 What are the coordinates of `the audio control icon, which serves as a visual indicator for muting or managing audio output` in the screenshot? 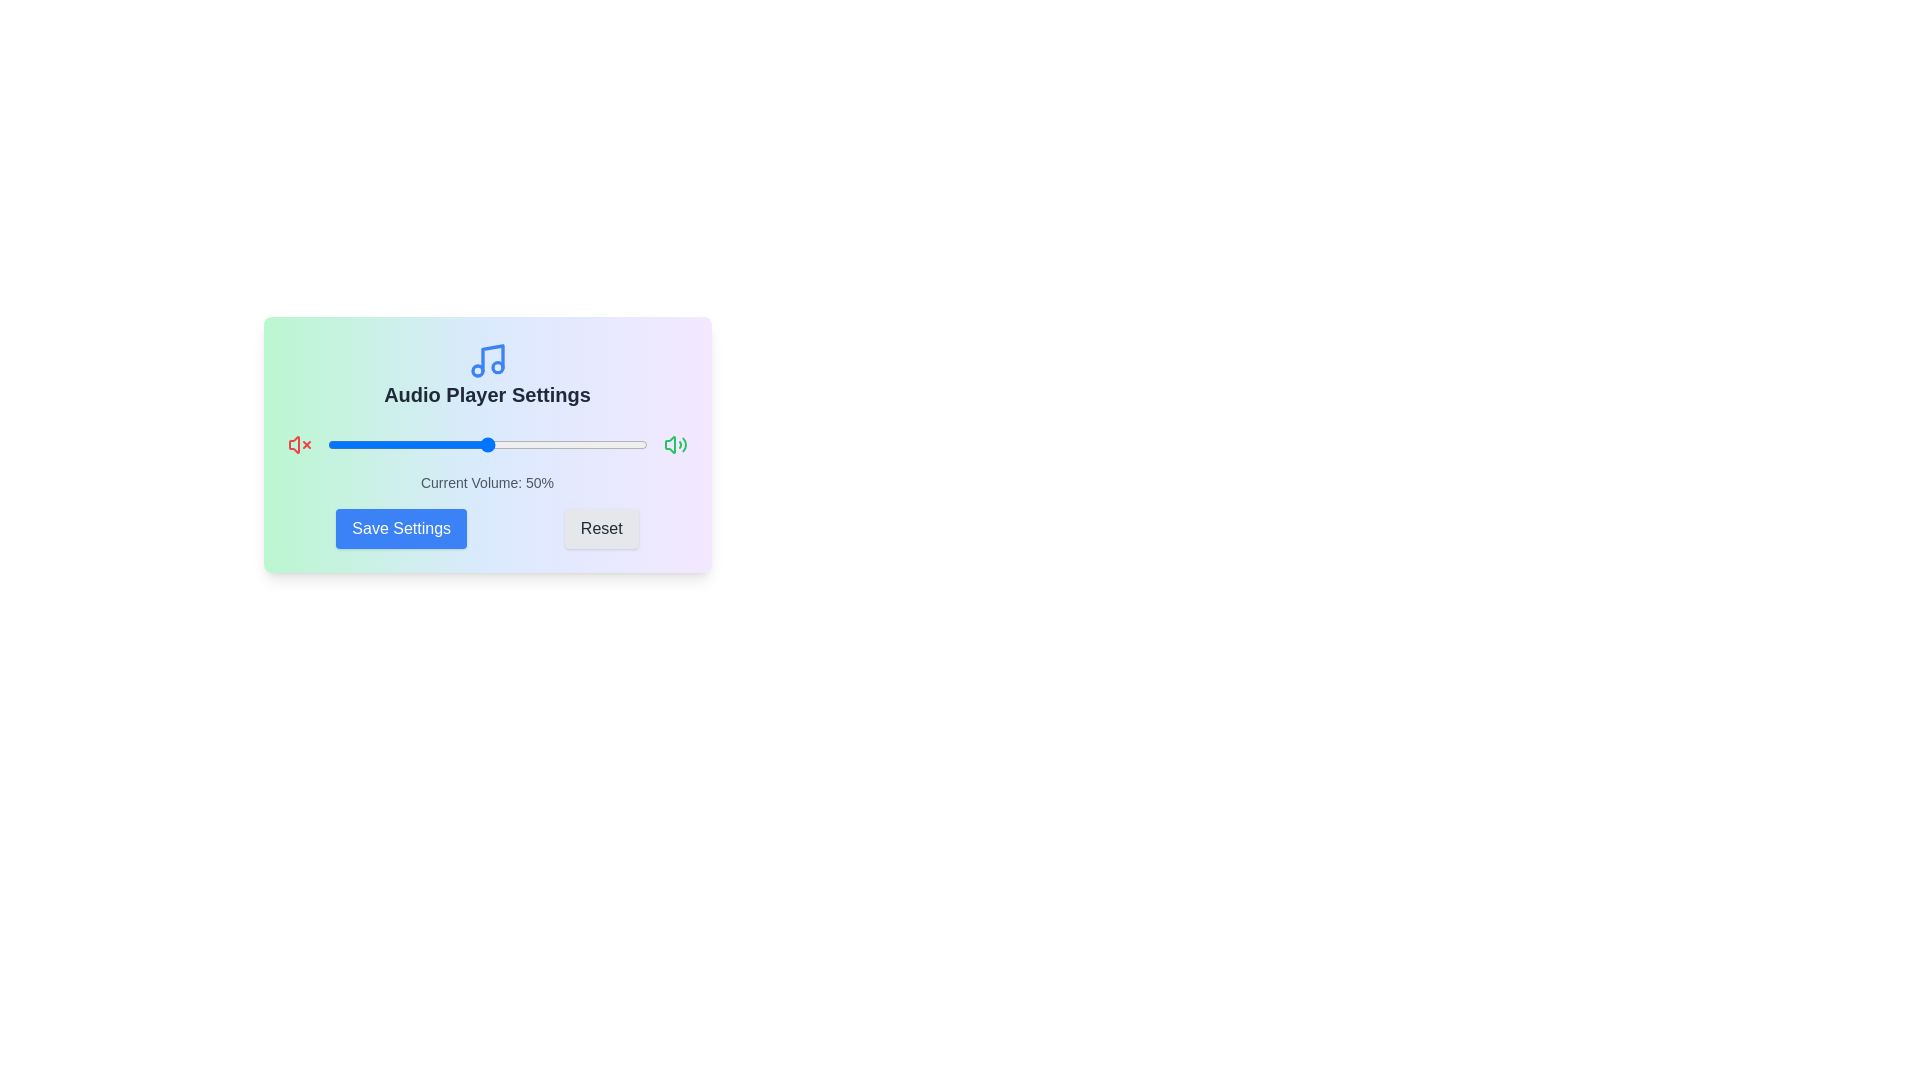 It's located at (292, 443).